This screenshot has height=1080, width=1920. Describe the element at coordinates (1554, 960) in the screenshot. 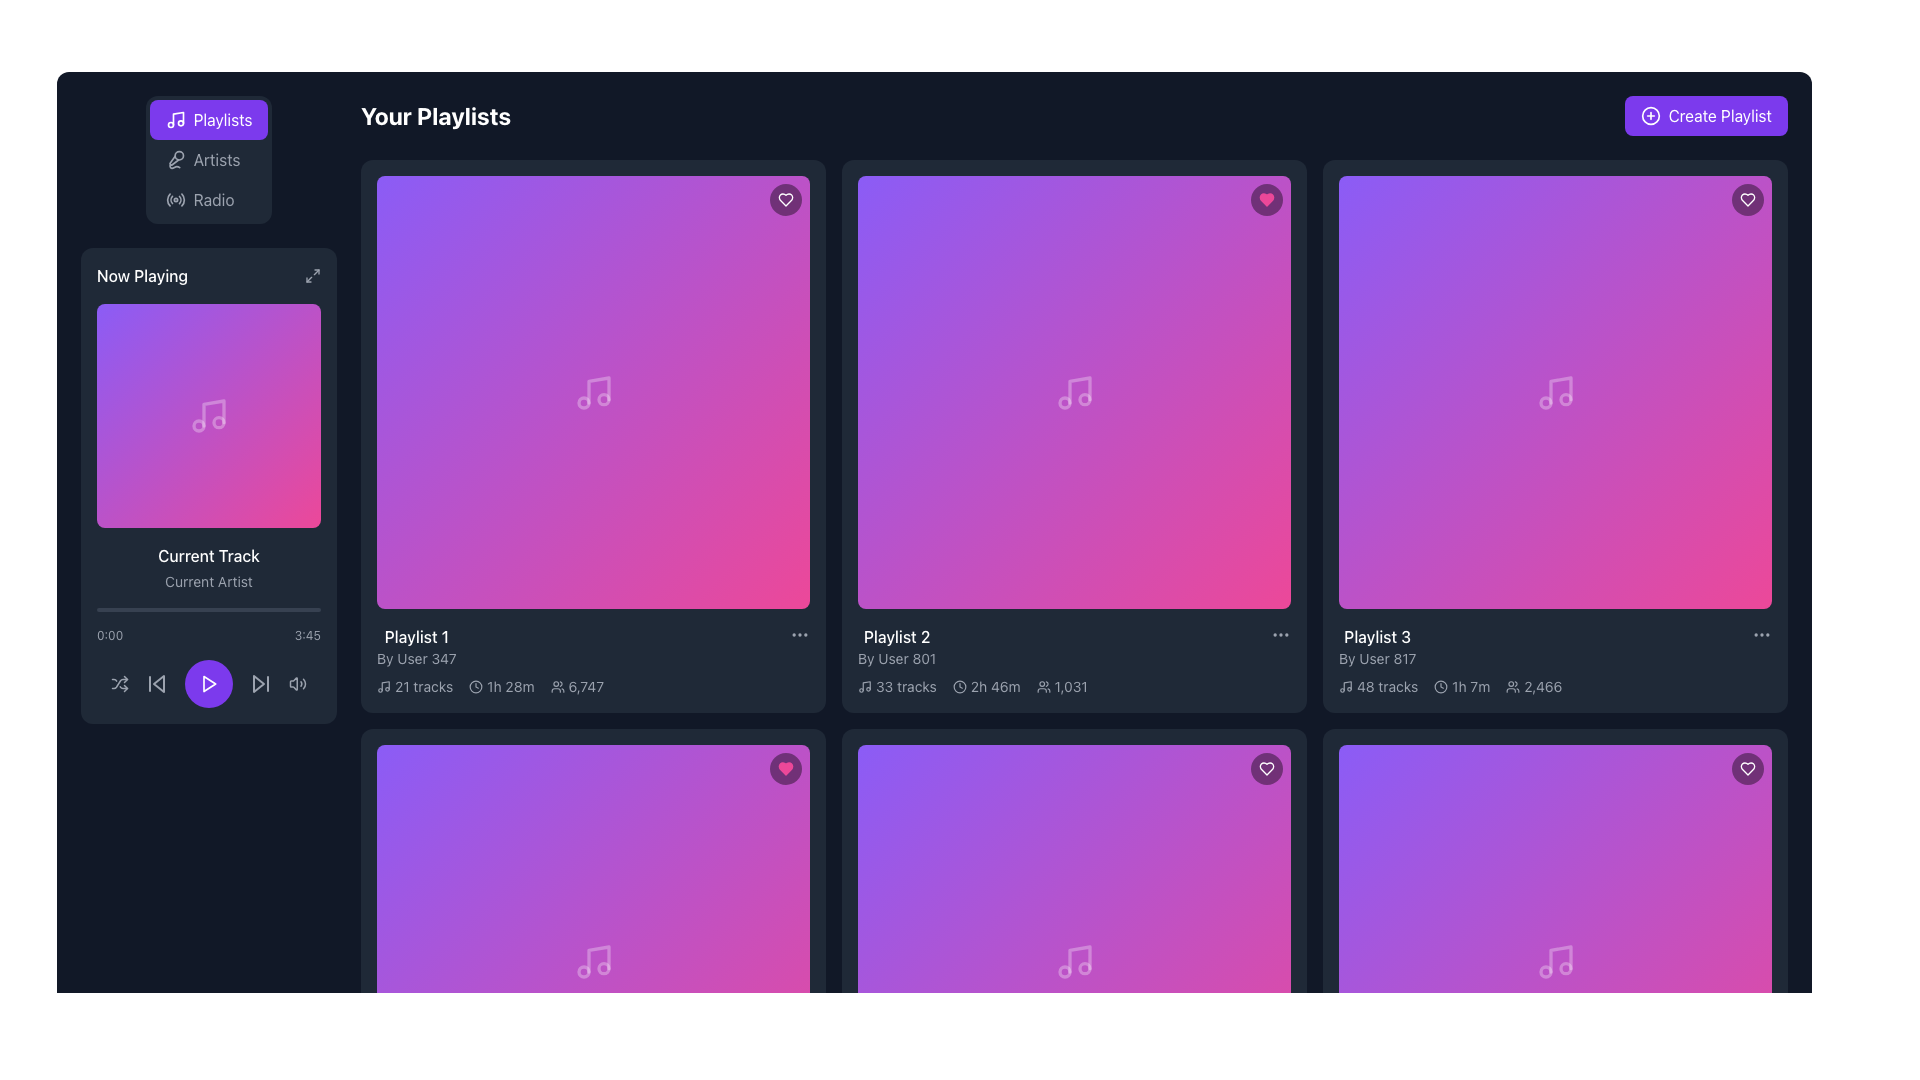

I see `the triangular play icon button, which is part of the 'Playlist 3' card in the lower row of the grid, to initiate playback` at that location.